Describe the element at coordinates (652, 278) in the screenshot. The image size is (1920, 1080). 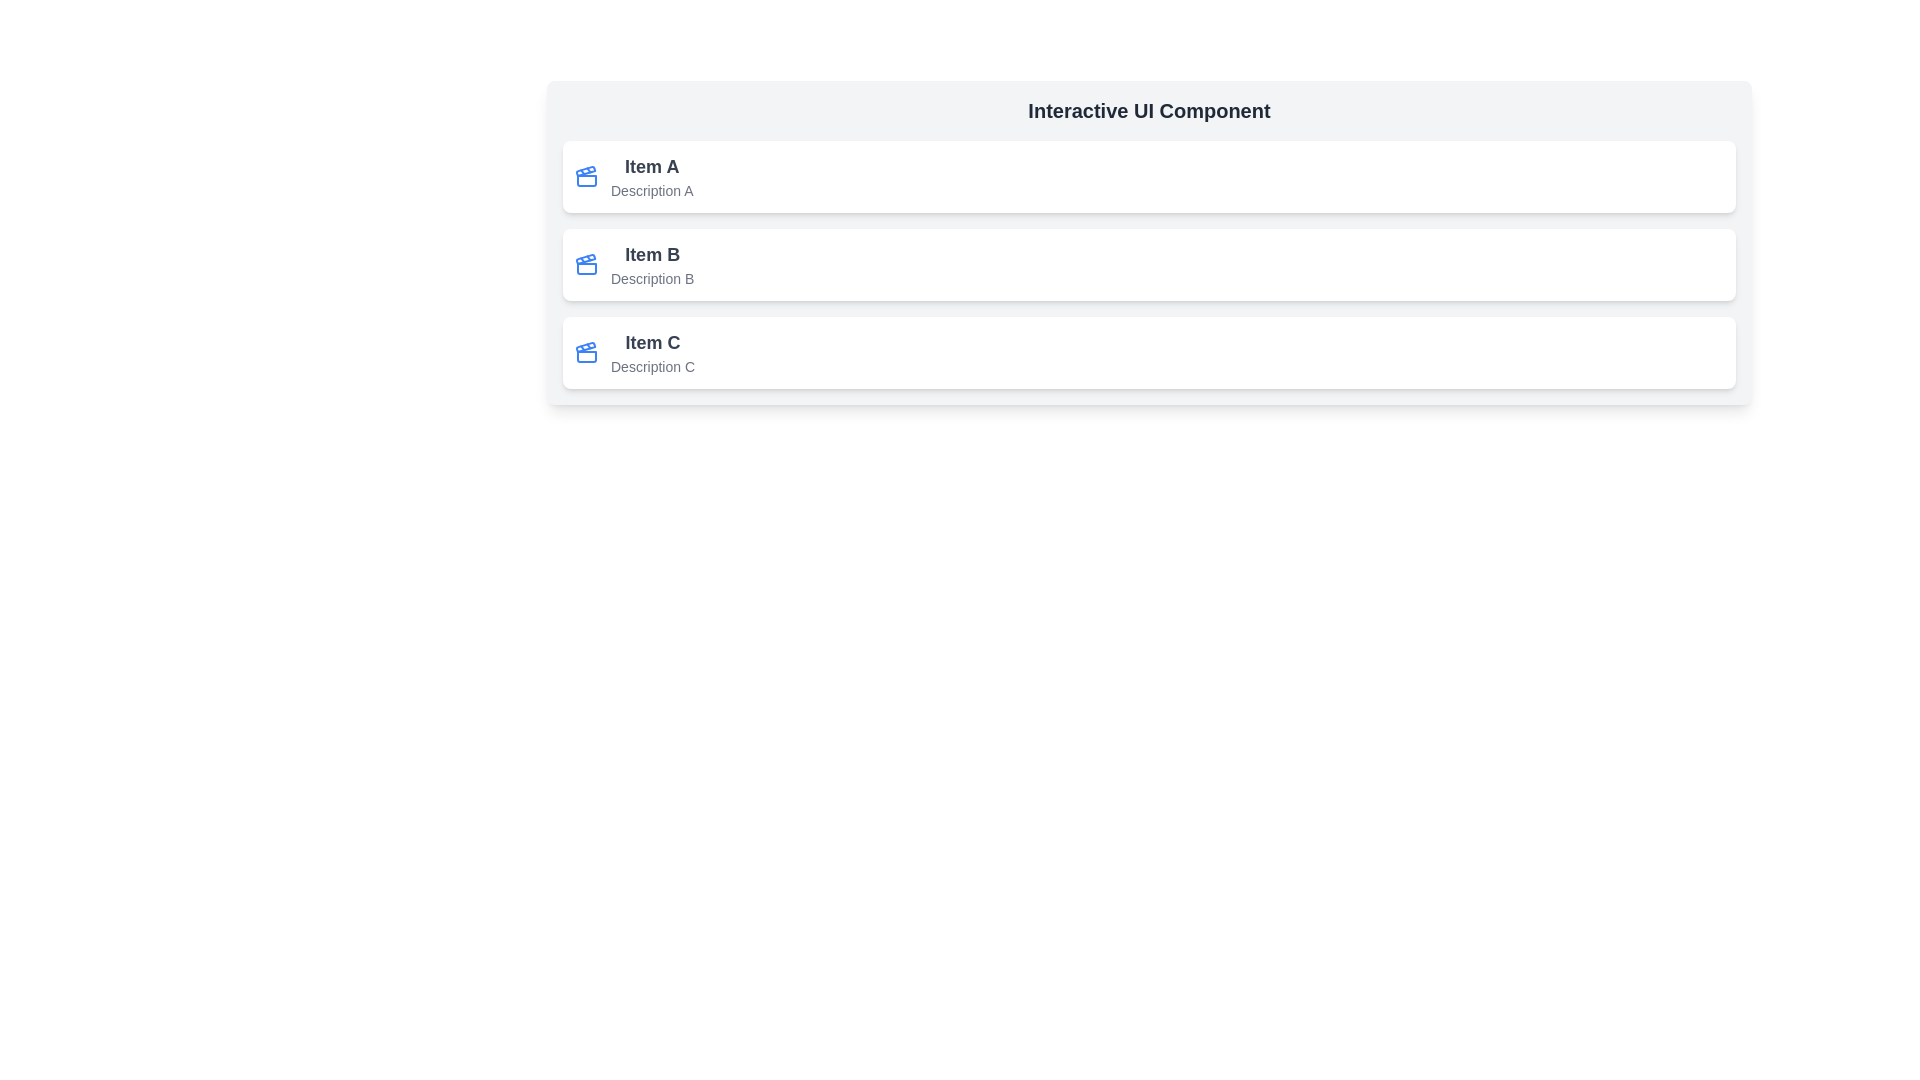
I see `the text label displaying 'Description B' in a smaller gray font, which is located below the 'Item B' text in the second list item` at that location.